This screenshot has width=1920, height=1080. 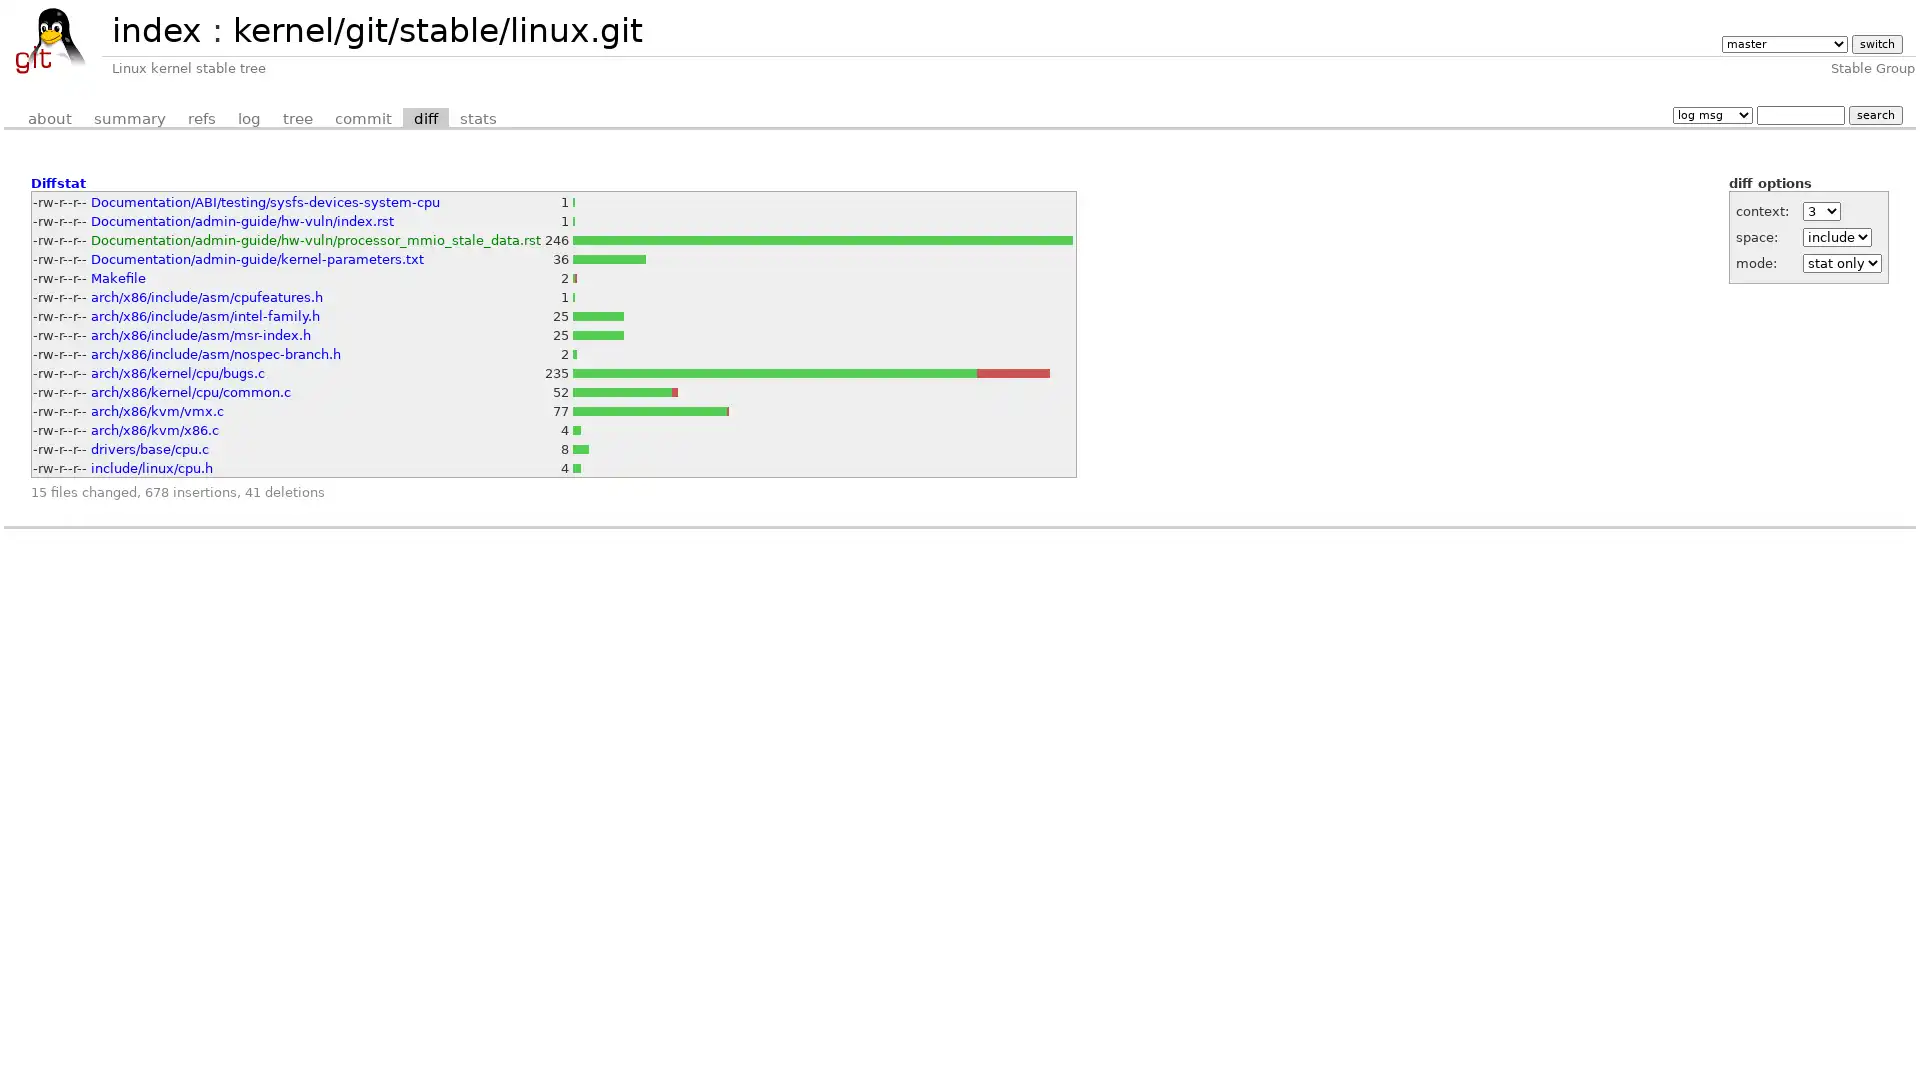 What do you see at coordinates (1874, 114) in the screenshot?
I see `search` at bounding box center [1874, 114].